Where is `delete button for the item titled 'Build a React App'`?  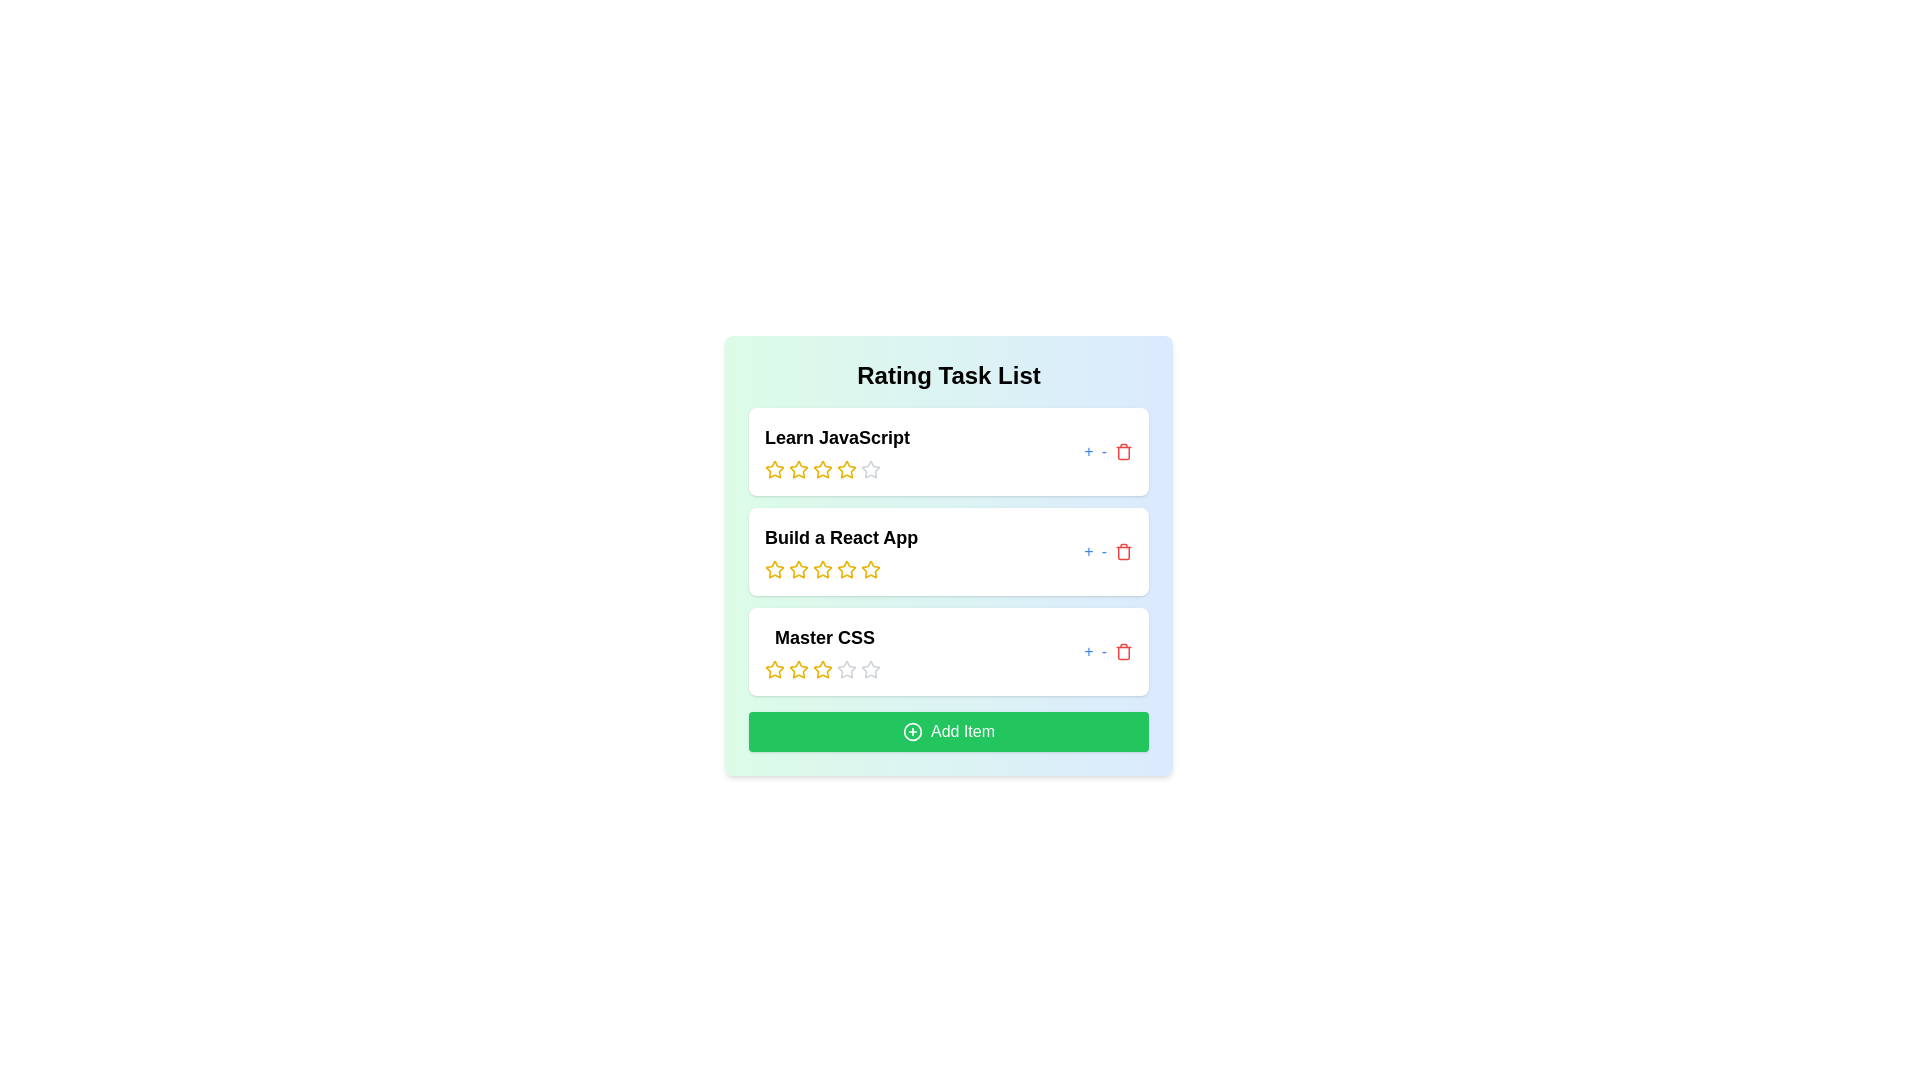 delete button for the item titled 'Build a React App' is located at coordinates (1123, 551).